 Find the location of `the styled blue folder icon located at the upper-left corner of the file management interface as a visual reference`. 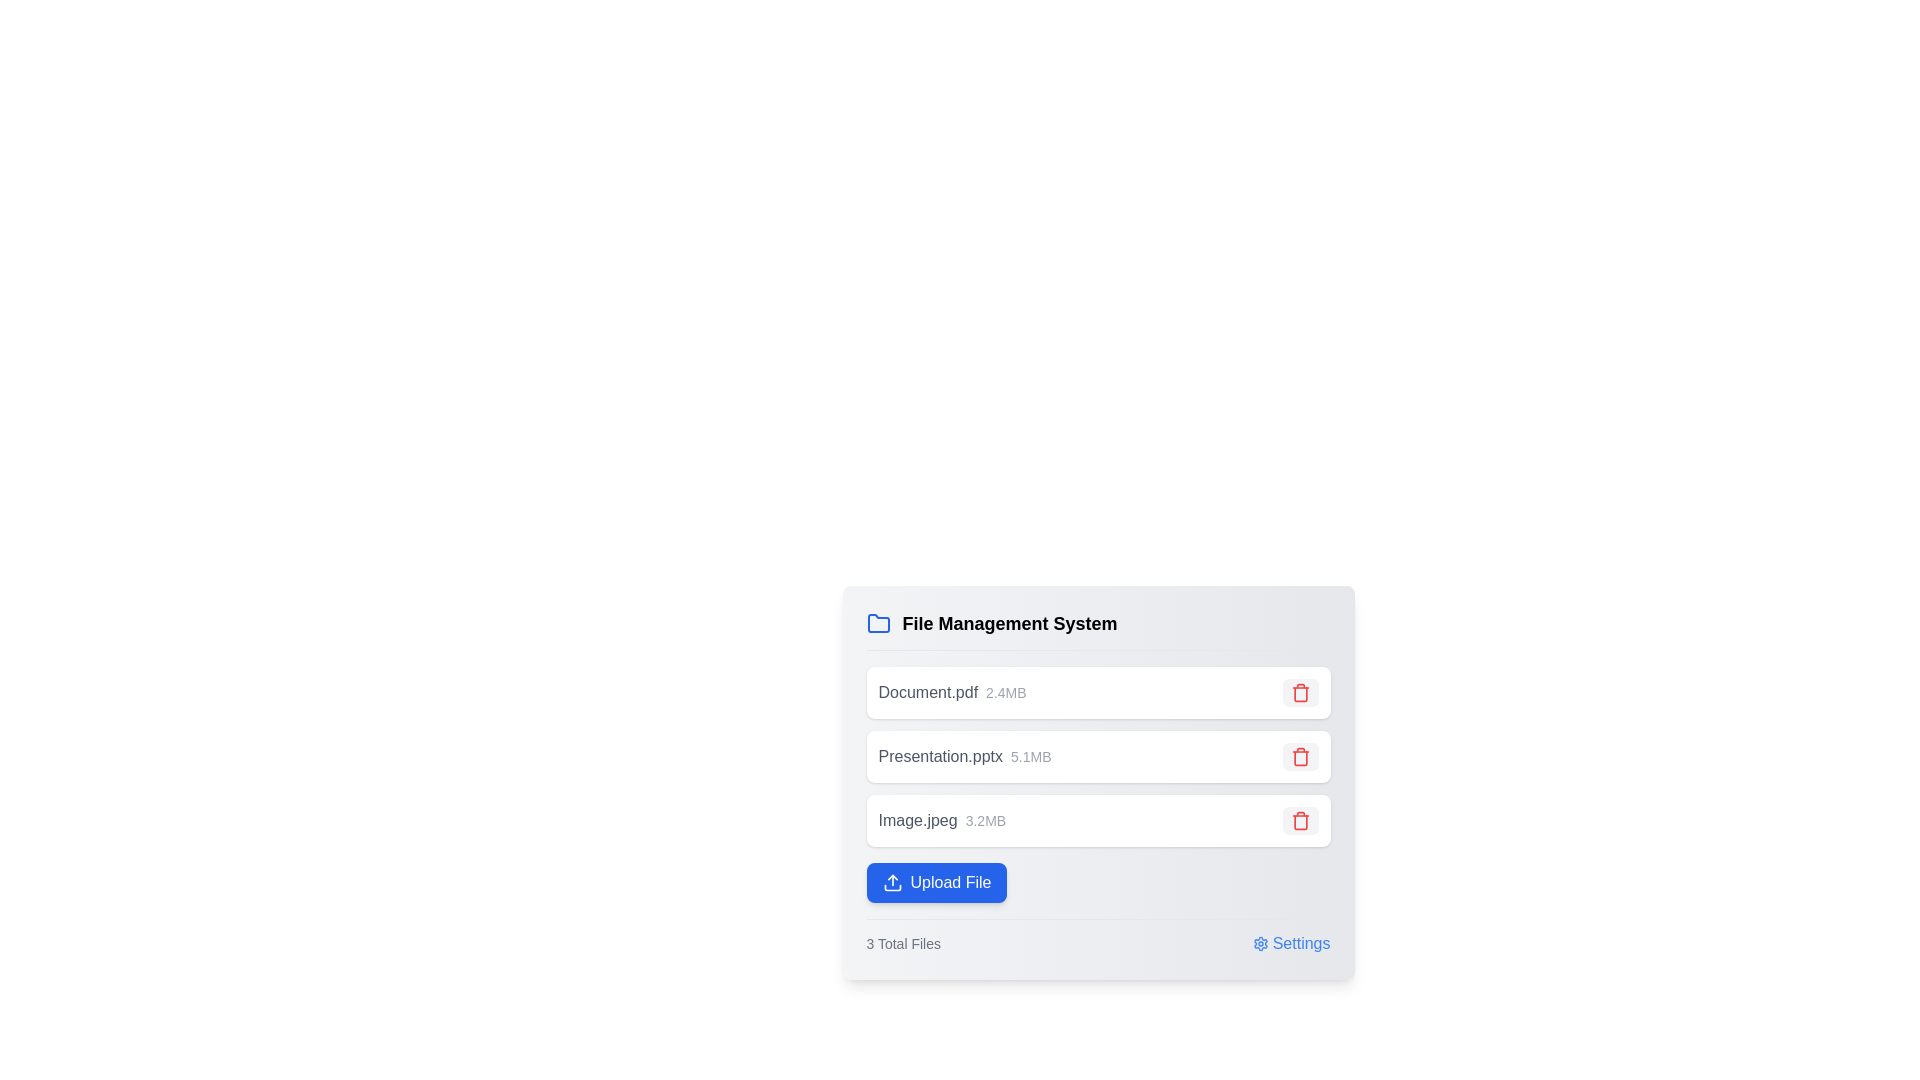

the styled blue folder icon located at the upper-left corner of the file management interface as a visual reference is located at coordinates (878, 622).